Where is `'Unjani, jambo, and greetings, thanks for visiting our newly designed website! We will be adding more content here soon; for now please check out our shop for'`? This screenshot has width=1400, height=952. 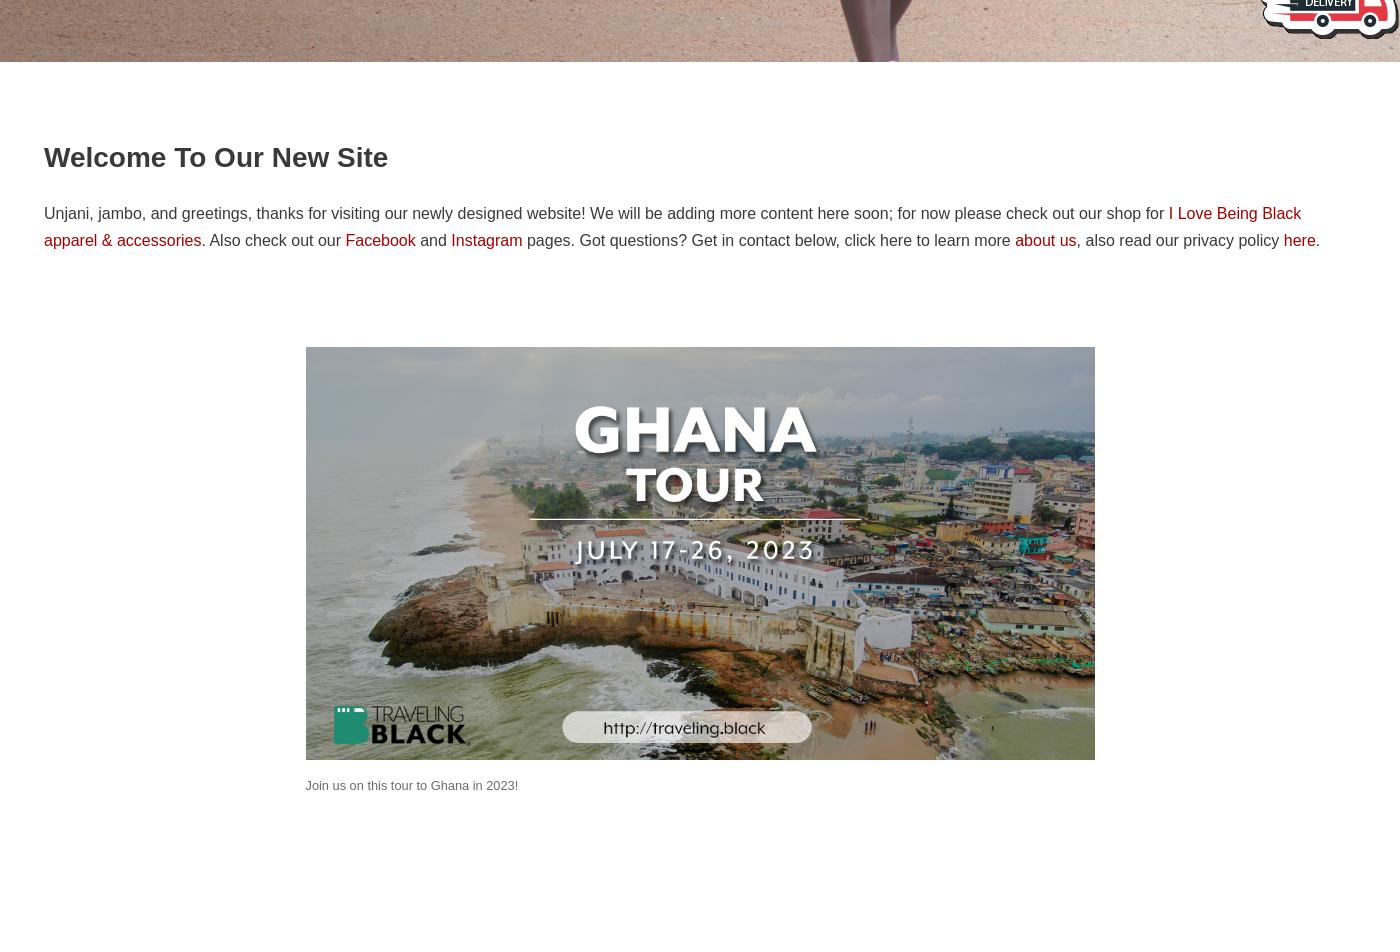 'Unjani, jambo, and greetings, thanks for visiting our newly designed website! We will be adding more content here soon; for now please check out our shop for' is located at coordinates (606, 213).